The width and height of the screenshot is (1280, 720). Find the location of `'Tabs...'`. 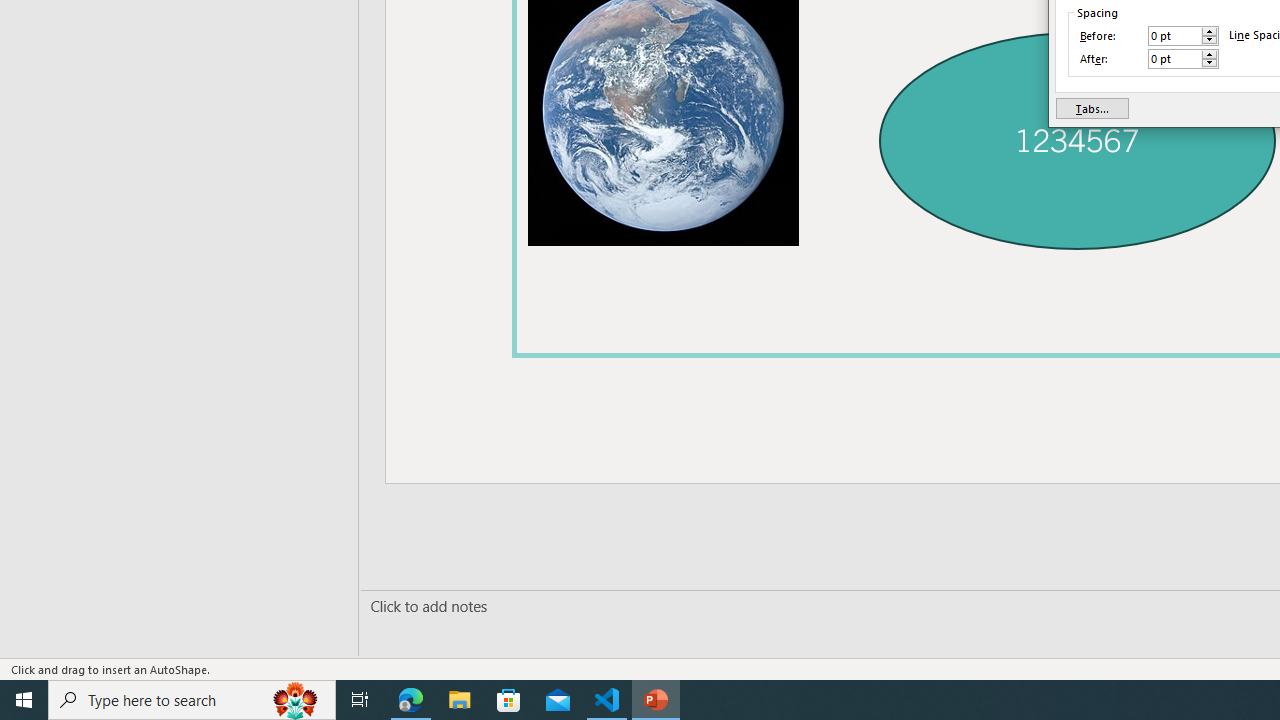

'Tabs...' is located at coordinates (1091, 108).